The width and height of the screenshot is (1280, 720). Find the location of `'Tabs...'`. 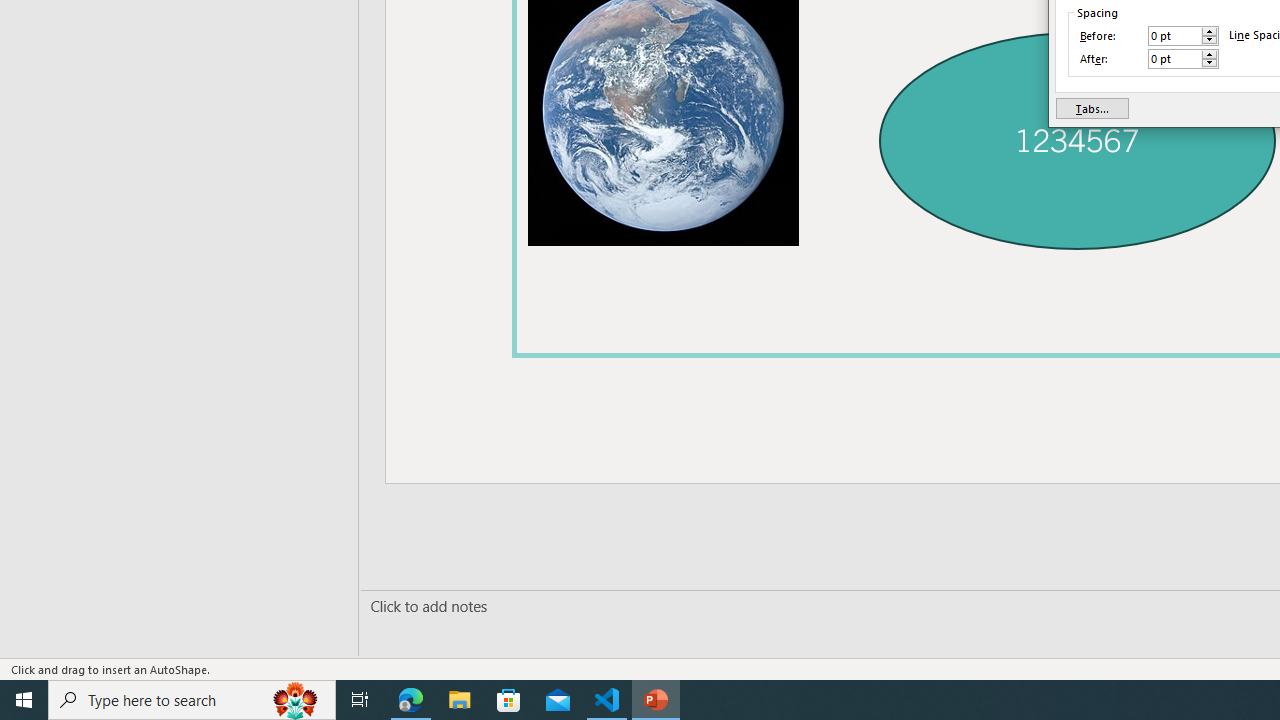

'Tabs...' is located at coordinates (1091, 108).